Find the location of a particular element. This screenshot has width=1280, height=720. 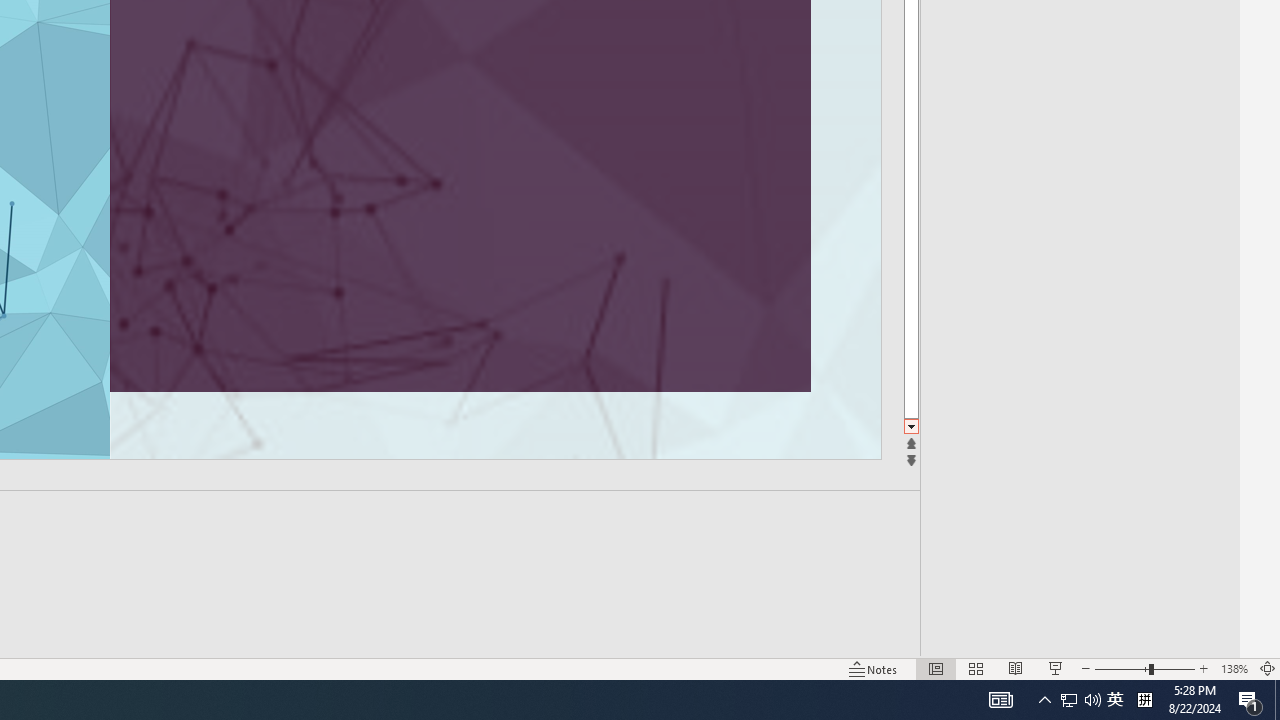

'Zoom 138%' is located at coordinates (1233, 669).